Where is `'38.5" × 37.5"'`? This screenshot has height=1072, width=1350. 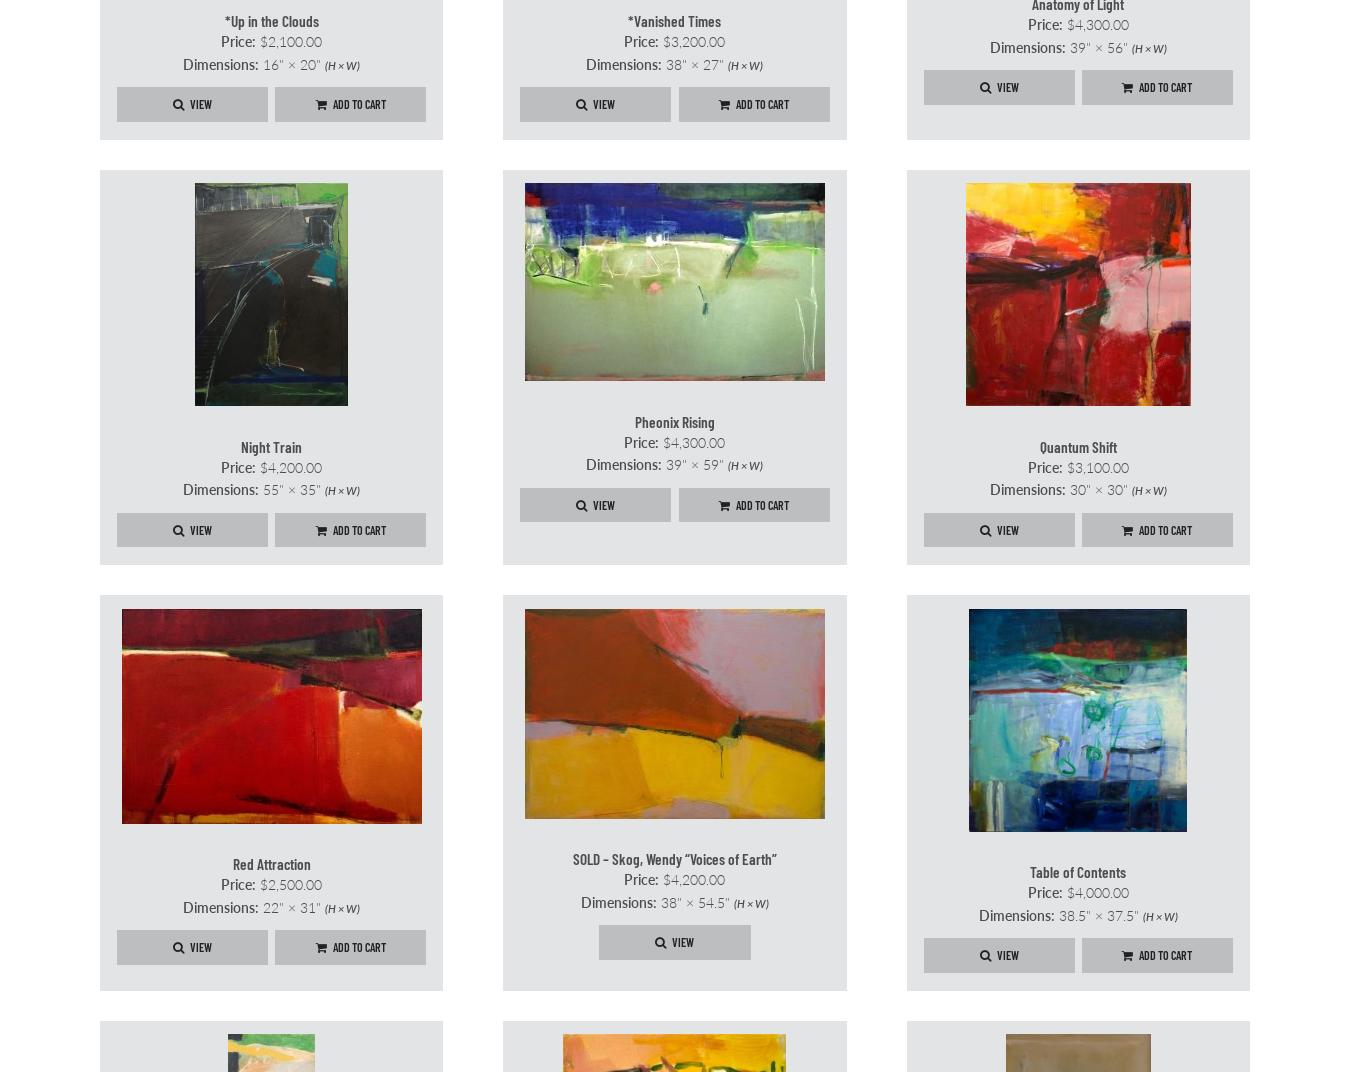
'38.5" × 37.5"' is located at coordinates (1097, 913).